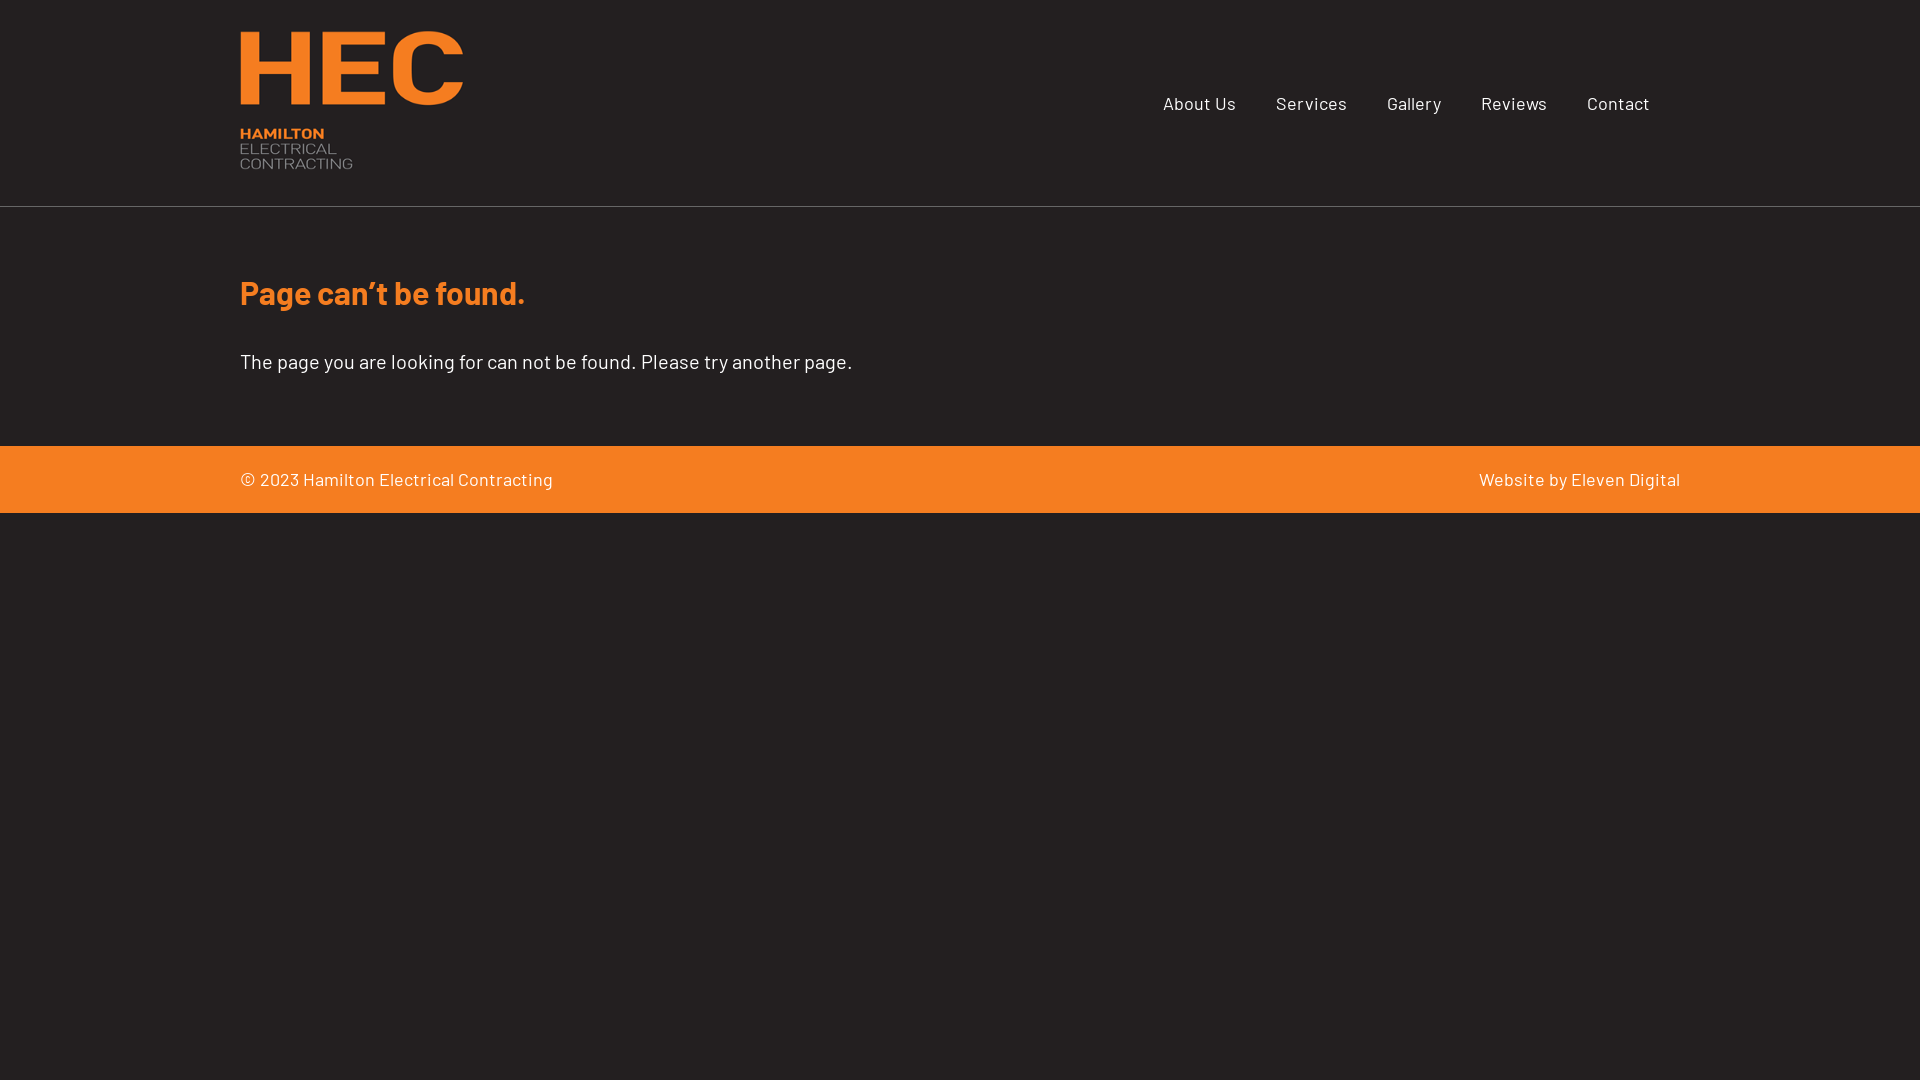  What do you see at coordinates (1625, 478) in the screenshot?
I see `'Eleven Digital'` at bounding box center [1625, 478].